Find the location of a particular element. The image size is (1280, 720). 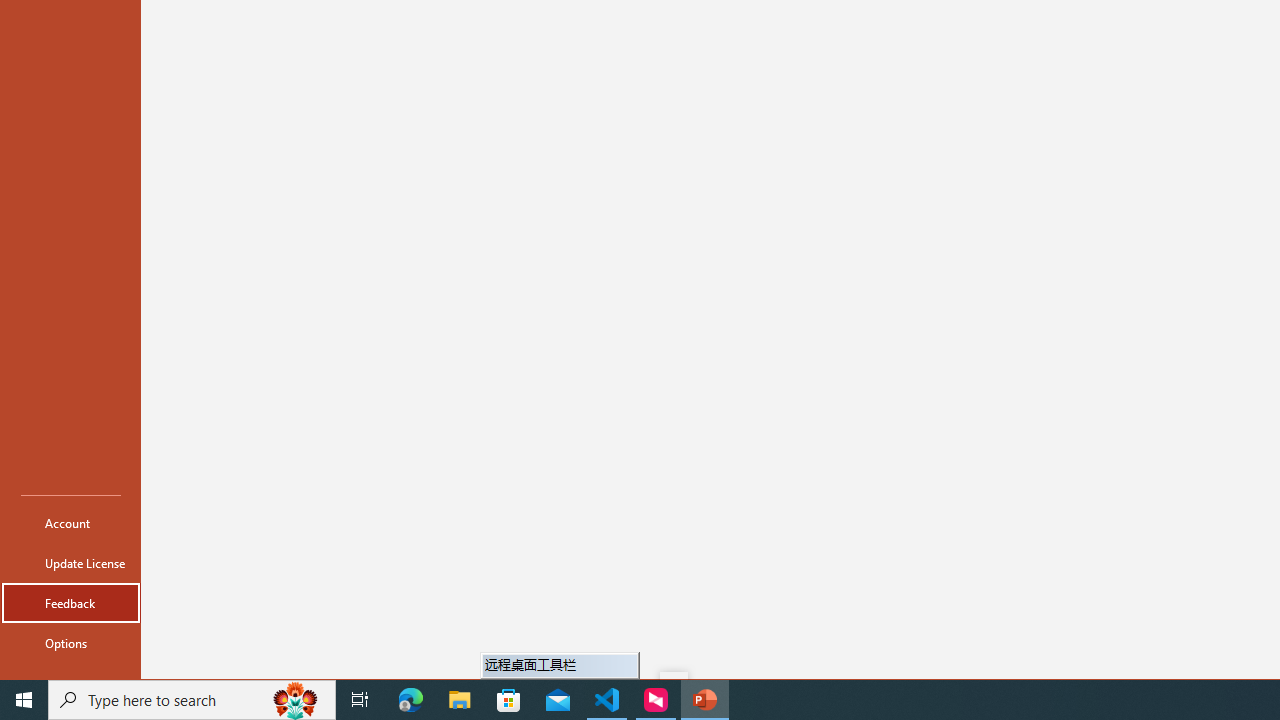

'Account' is located at coordinates (71, 522).